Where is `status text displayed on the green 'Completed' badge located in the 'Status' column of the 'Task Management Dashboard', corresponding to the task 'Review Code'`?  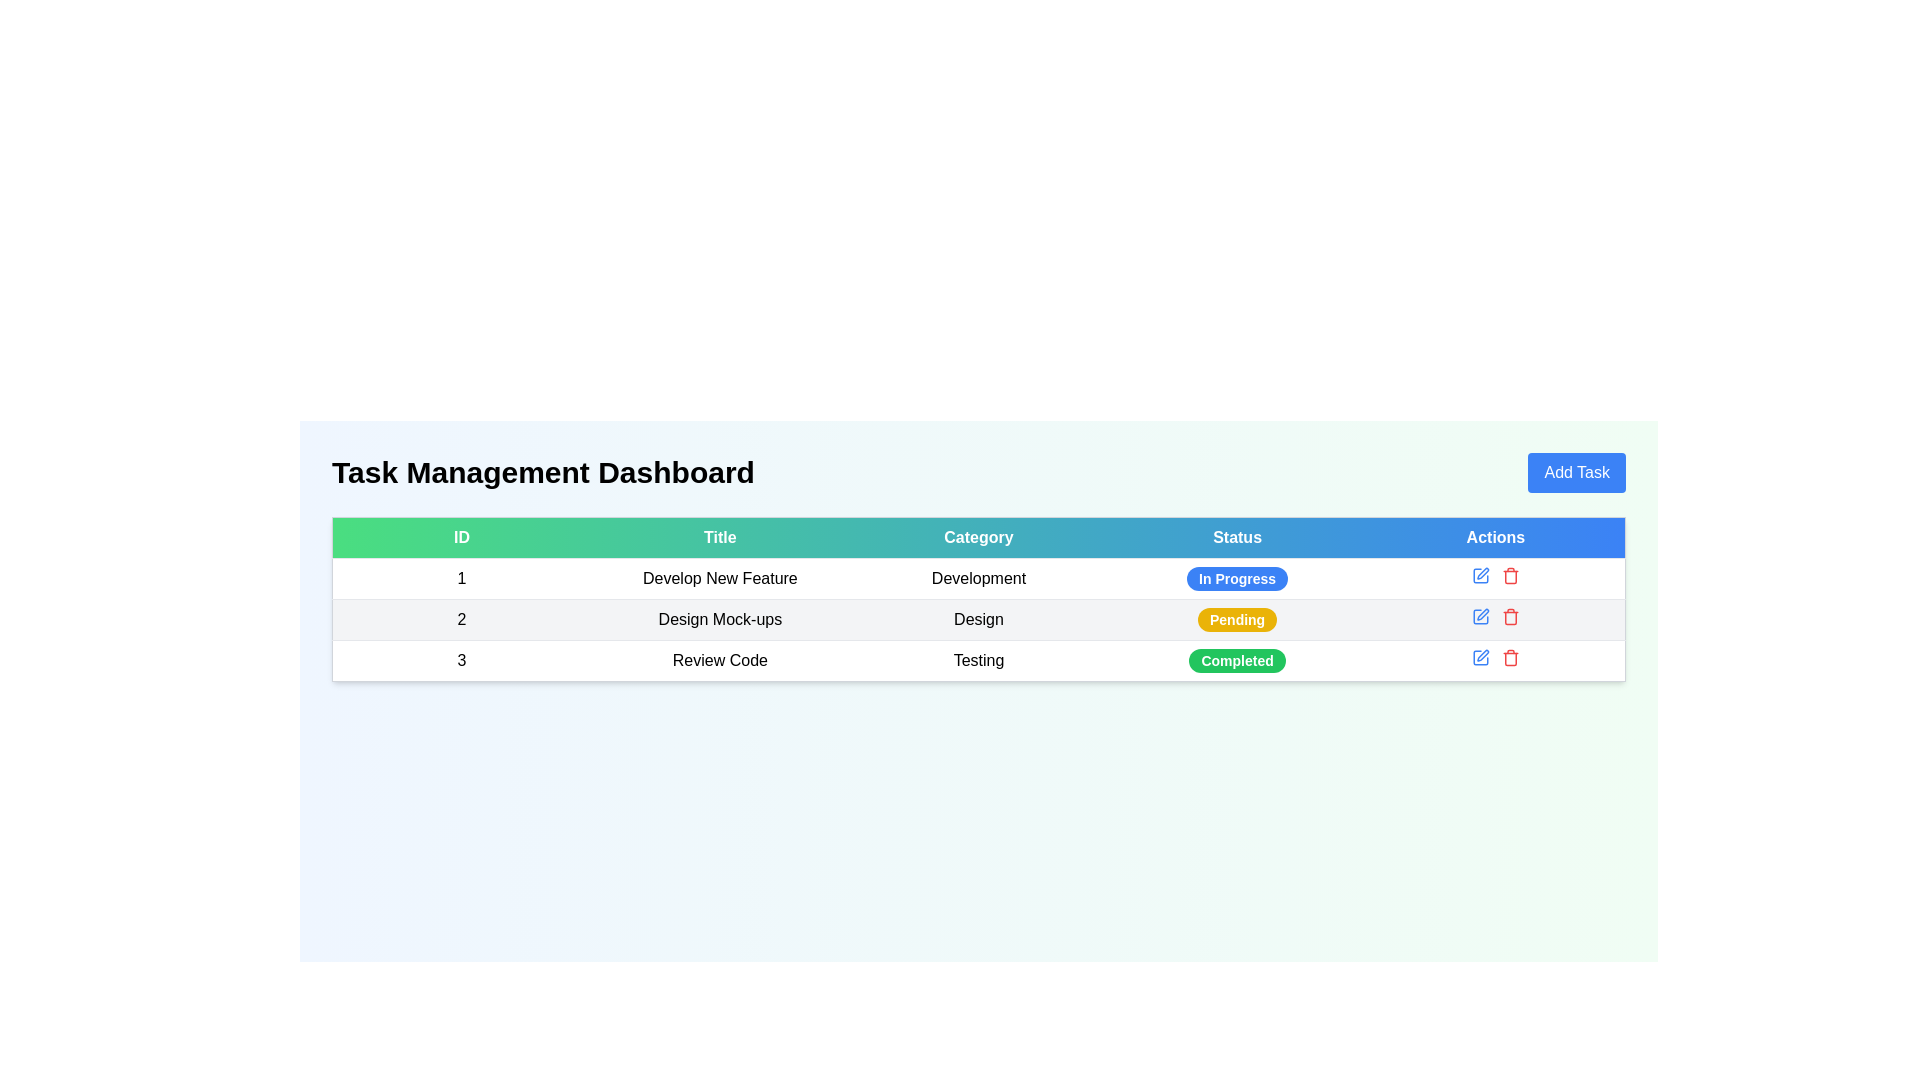 status text displayed on the green 'Completed' badge located in the 'Status' column of the 'Task Management Dashboard', corresponding to the task 'Review Code' is located at coordinates (1236, 660).